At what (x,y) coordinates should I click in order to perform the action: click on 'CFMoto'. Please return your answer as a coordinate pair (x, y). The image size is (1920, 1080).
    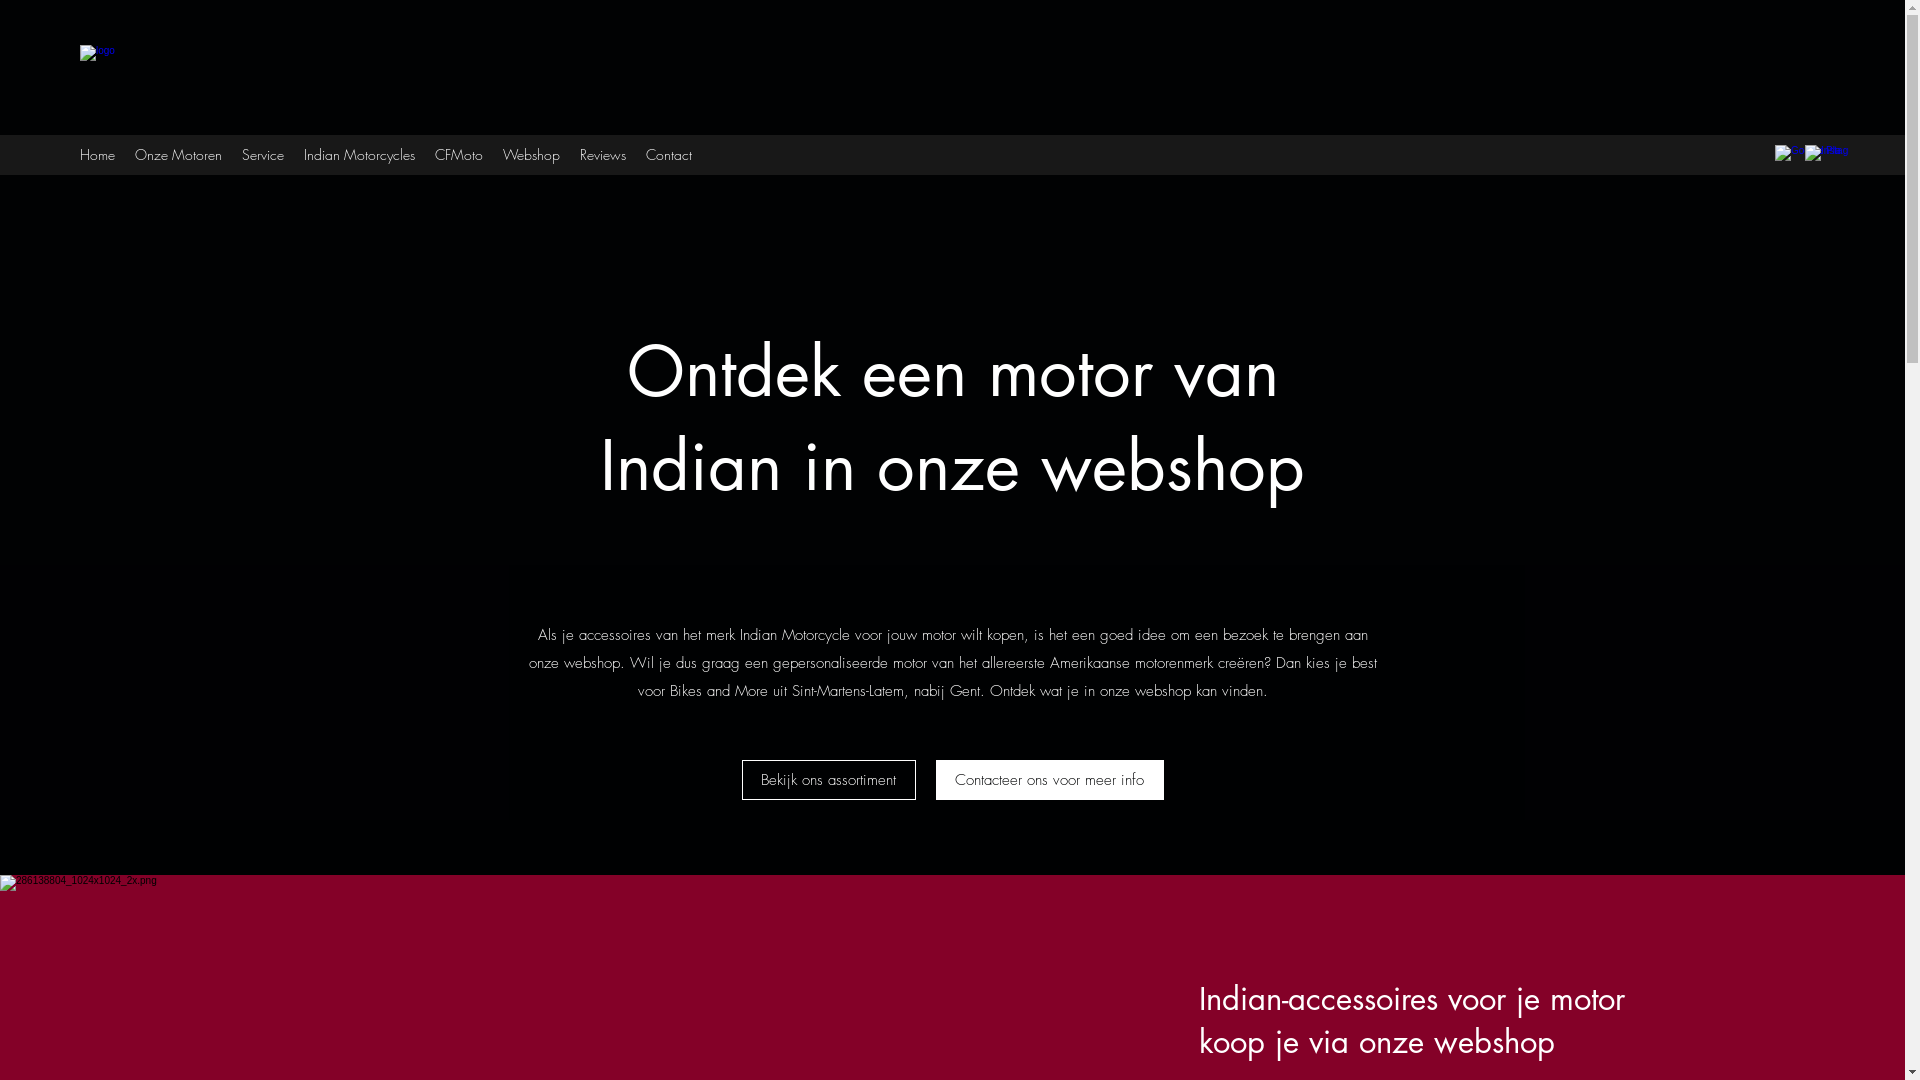
    Looking at the image, I should click on (458, 153).